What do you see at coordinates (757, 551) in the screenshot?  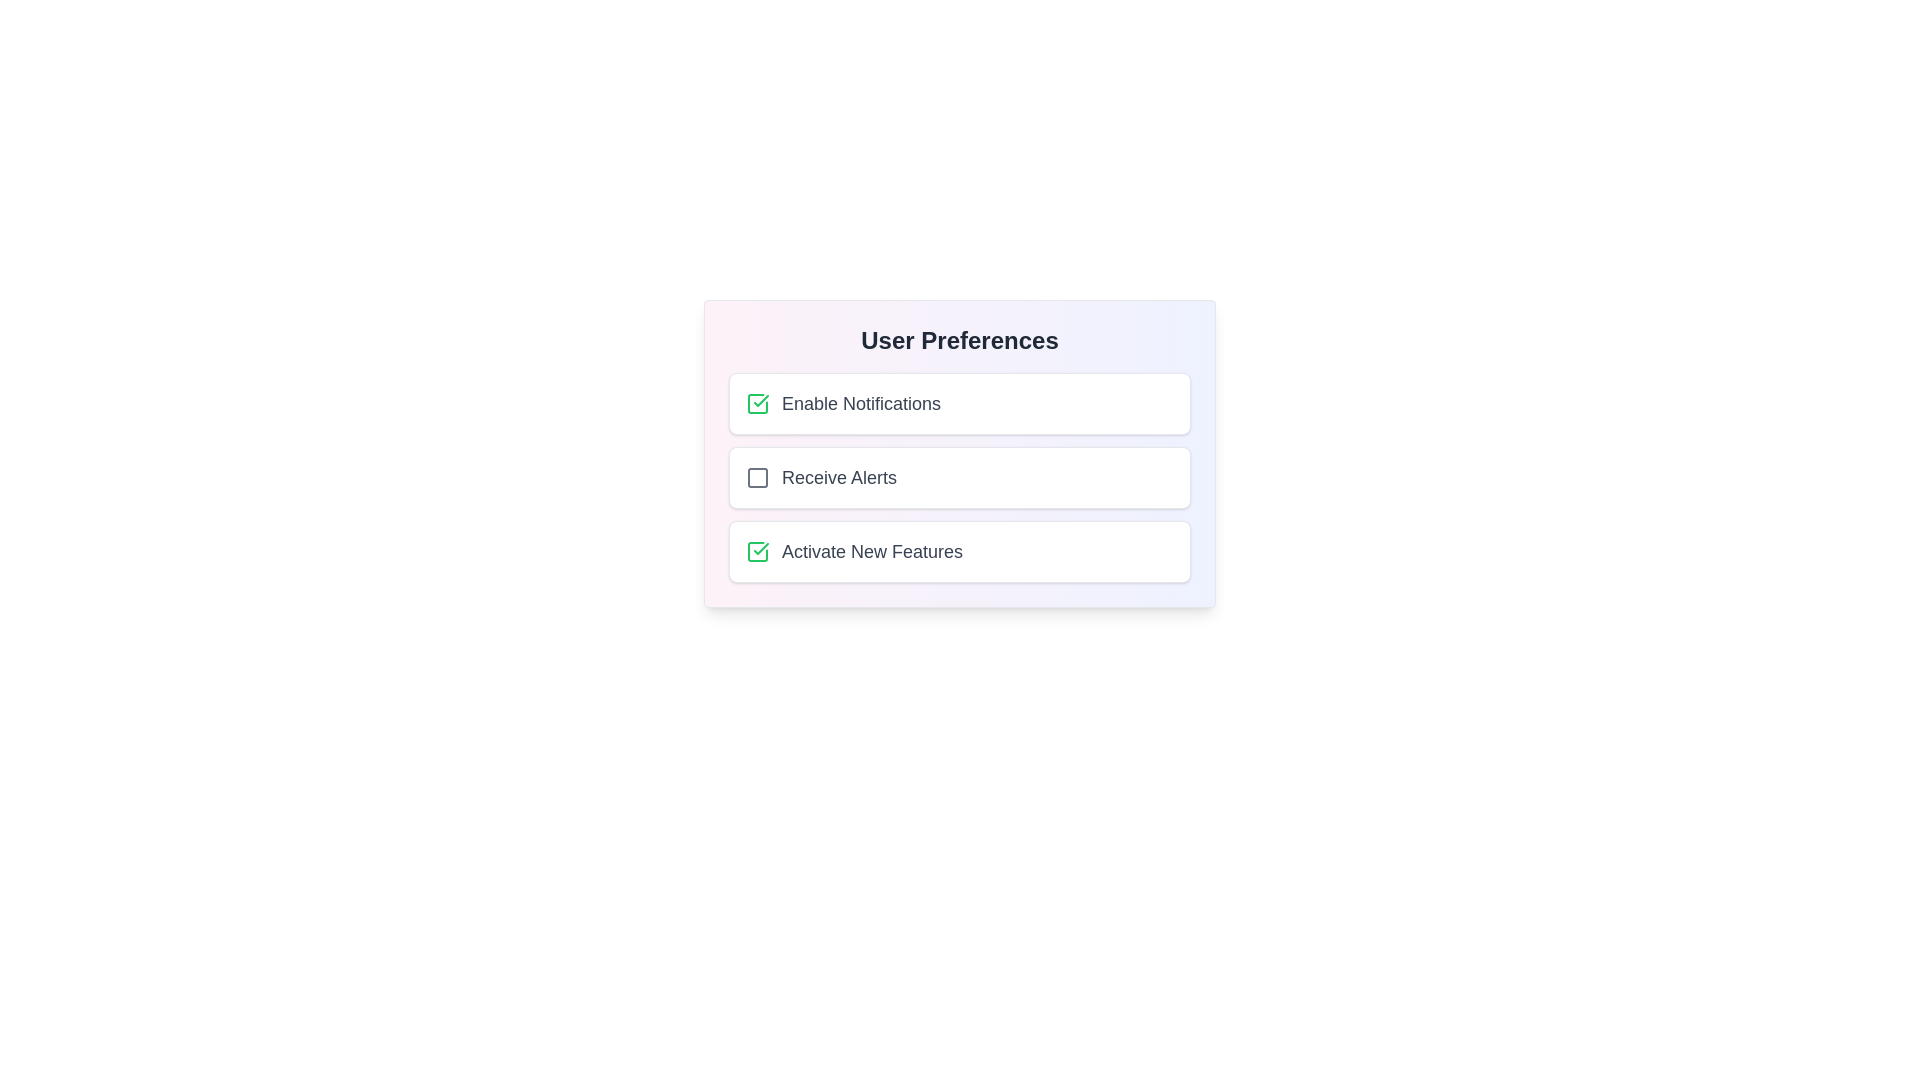 I see `the checkbox that allows users to toggle the 'Activate New Features' option, located at the leftmost side of the bottom row within the 'Activate New Features' grouping` at bounding box center [757, 551].